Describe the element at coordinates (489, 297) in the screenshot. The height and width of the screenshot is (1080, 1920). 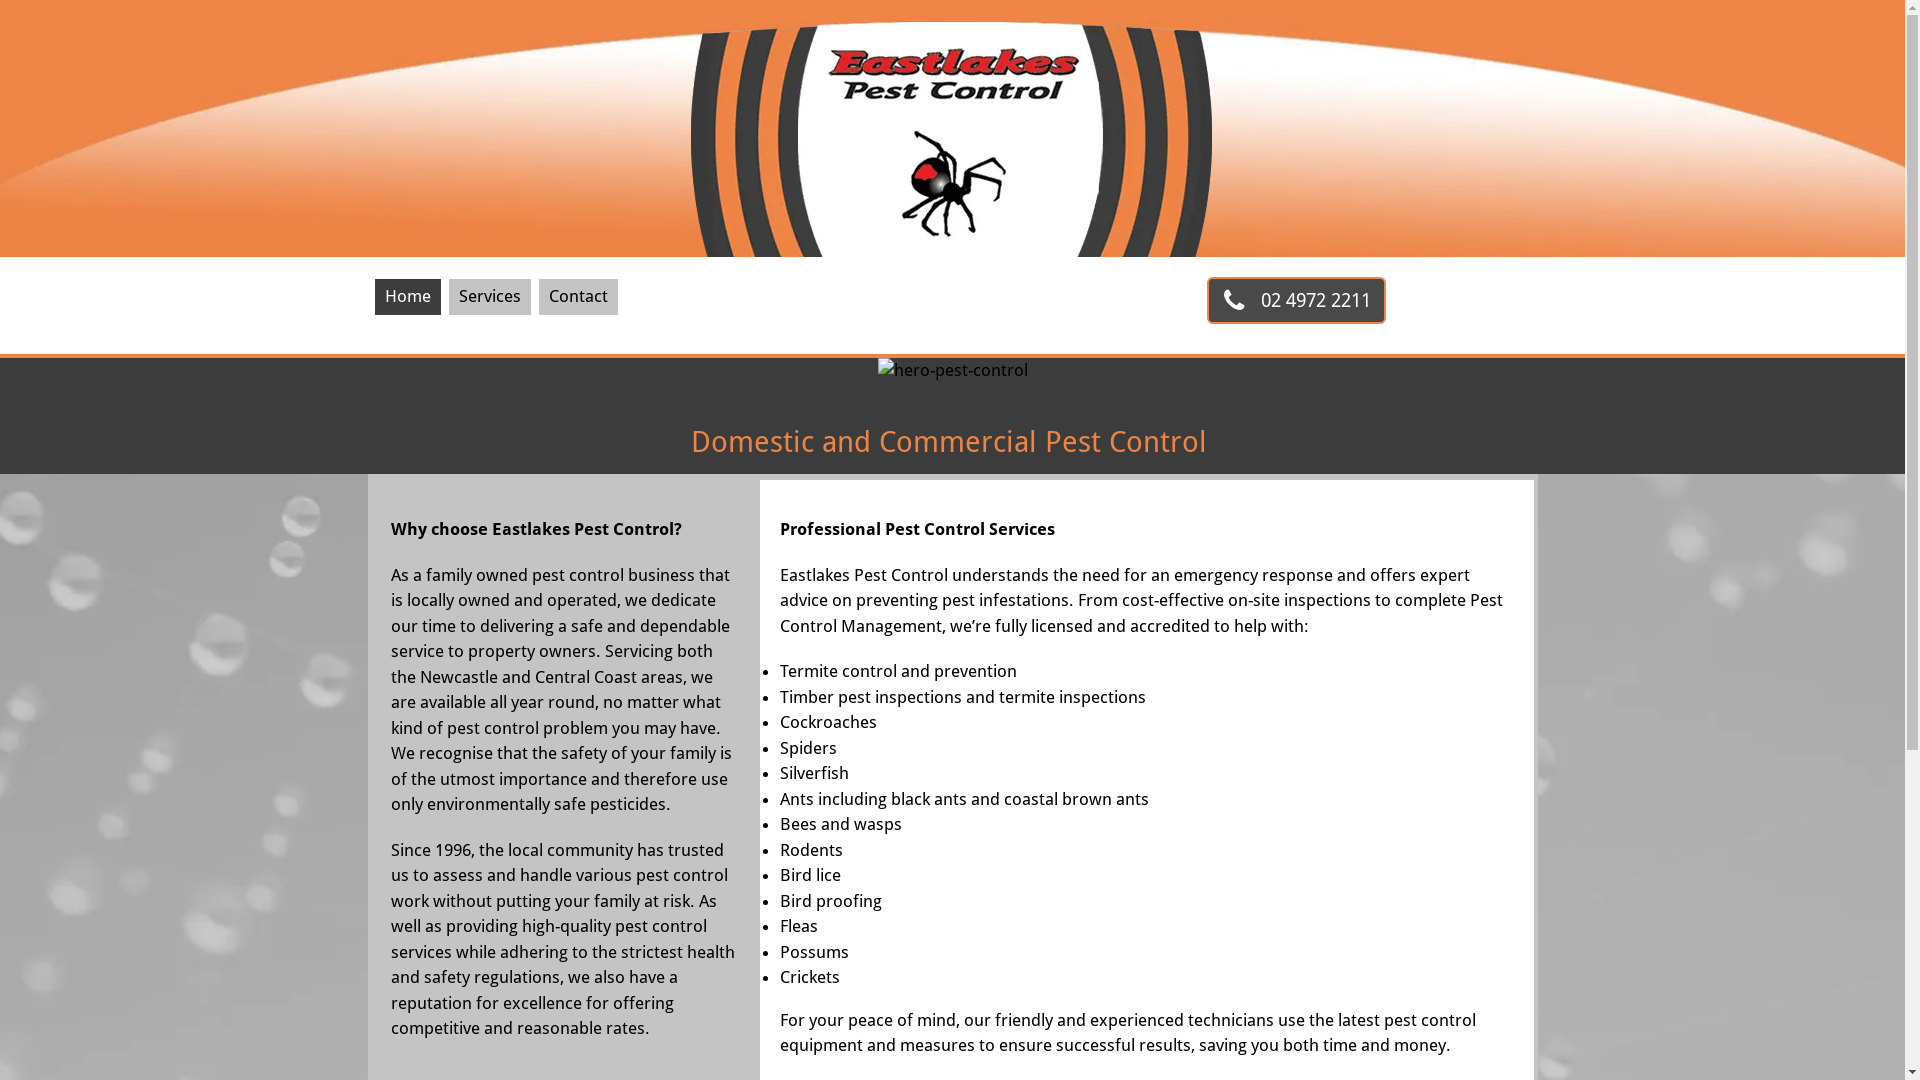
I see `'Services'` at that location.